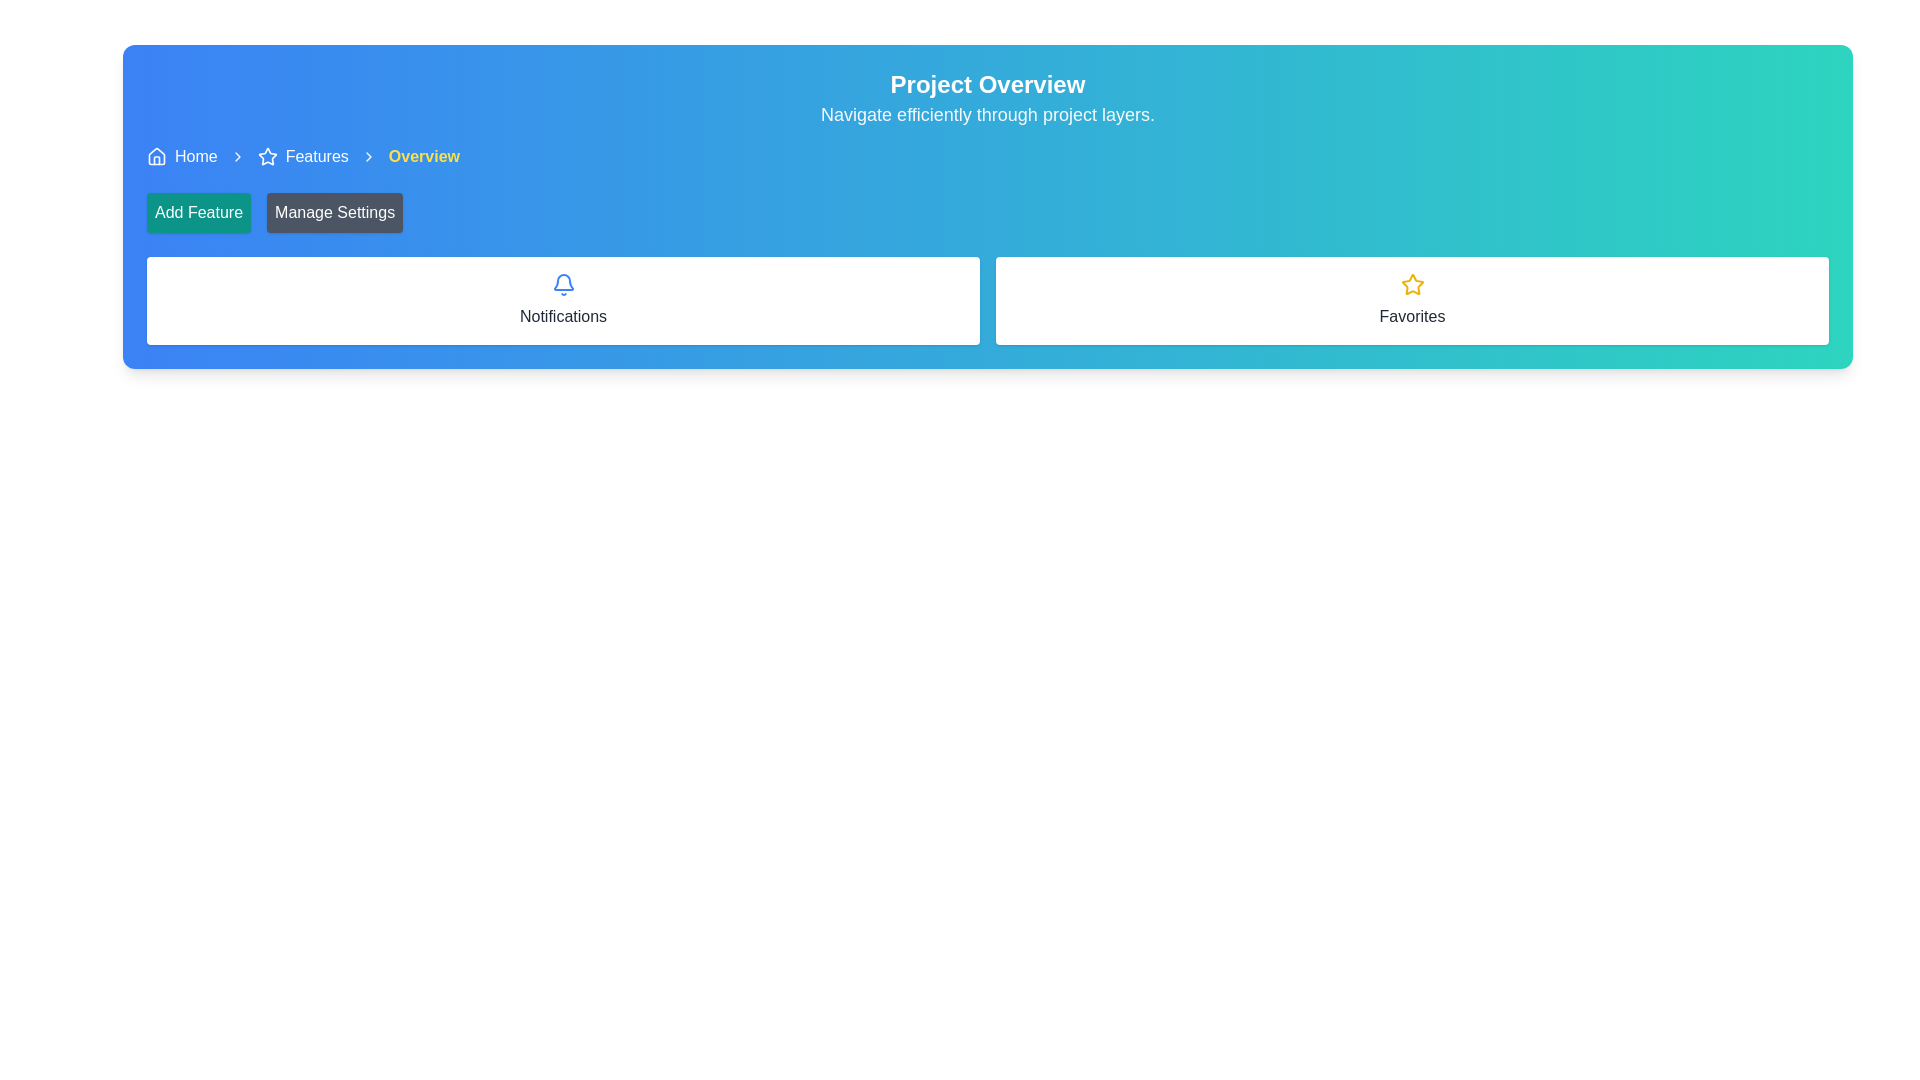 The height and width of the screenshot is (1080, 1920). Describe the element at coordinates (562, 315) in the screenshot. I see `the 'Notifications' text label, which is styled in a sans-serif font and is located below a notification bell icon, centered in a white background` at that location.